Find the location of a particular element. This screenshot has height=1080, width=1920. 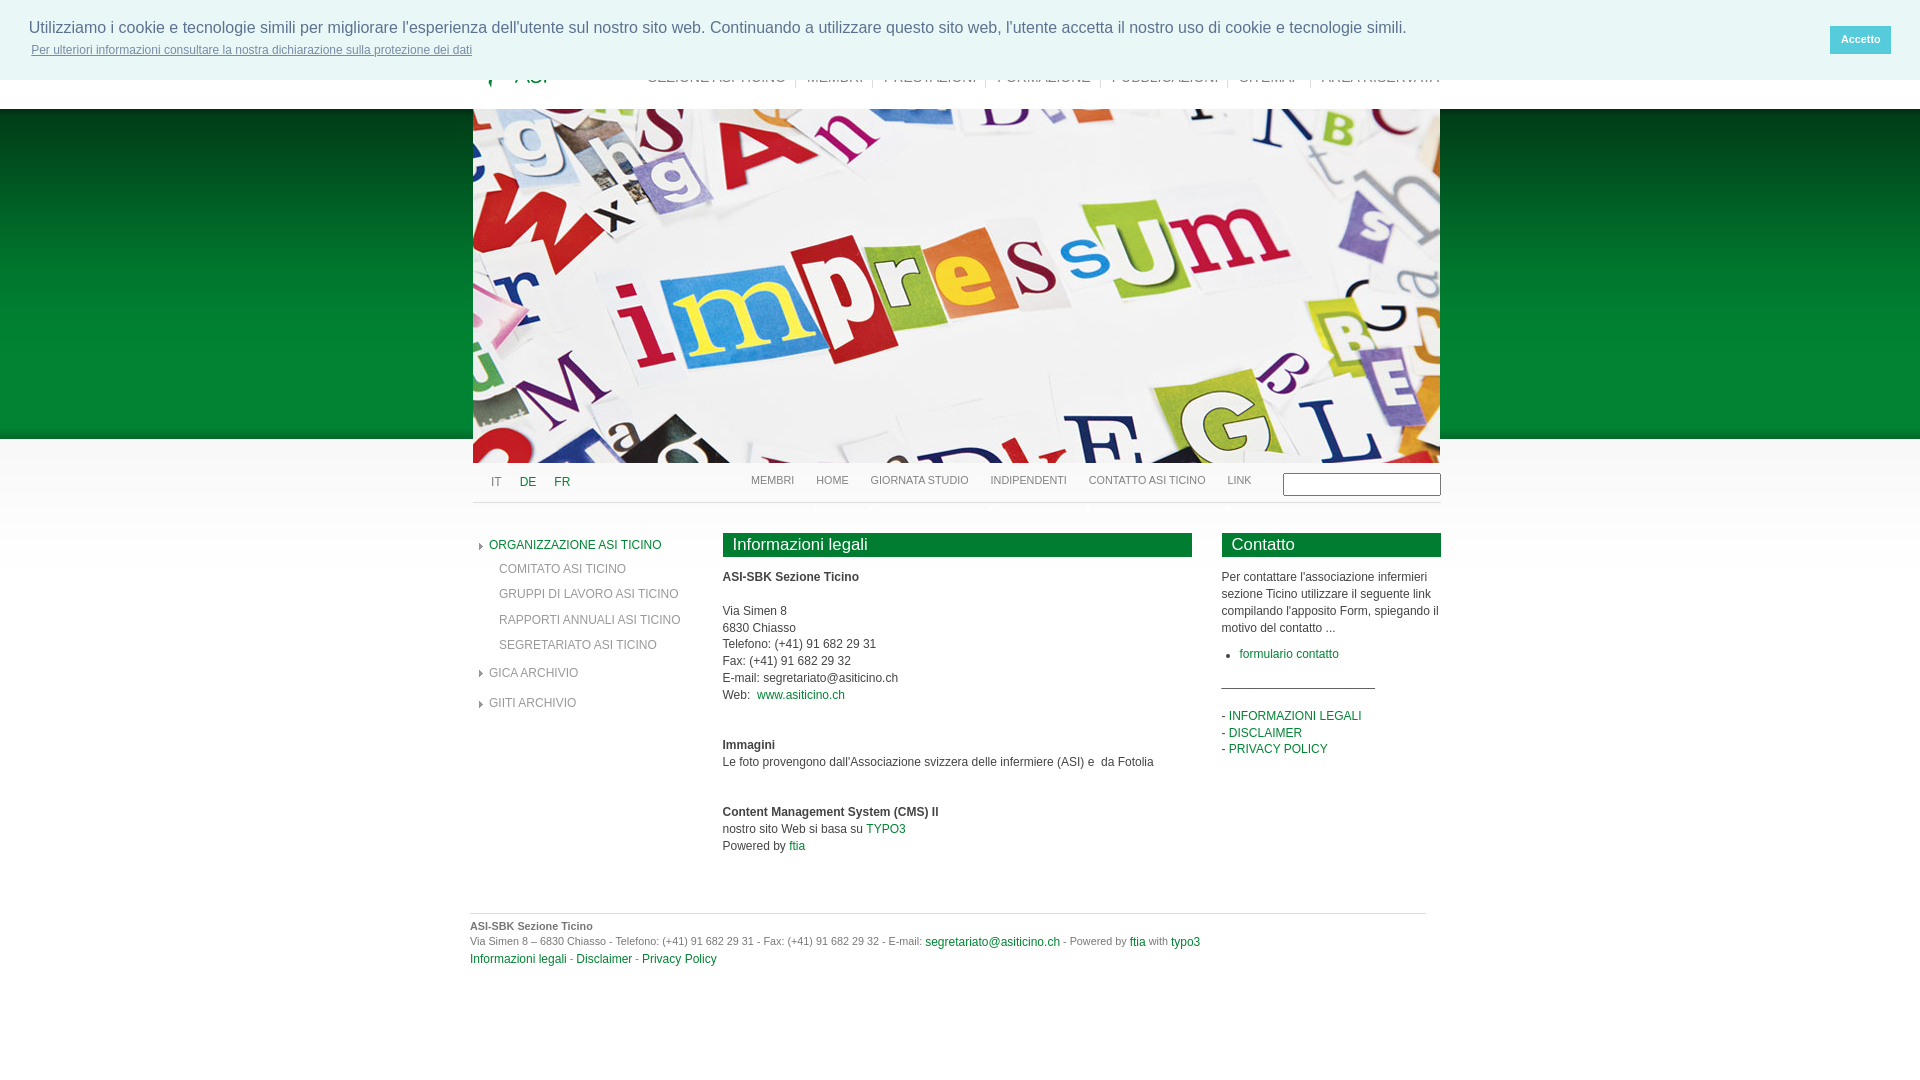

'INFORMAZIONI LEGALI' is located at coordinates (1227, 715).